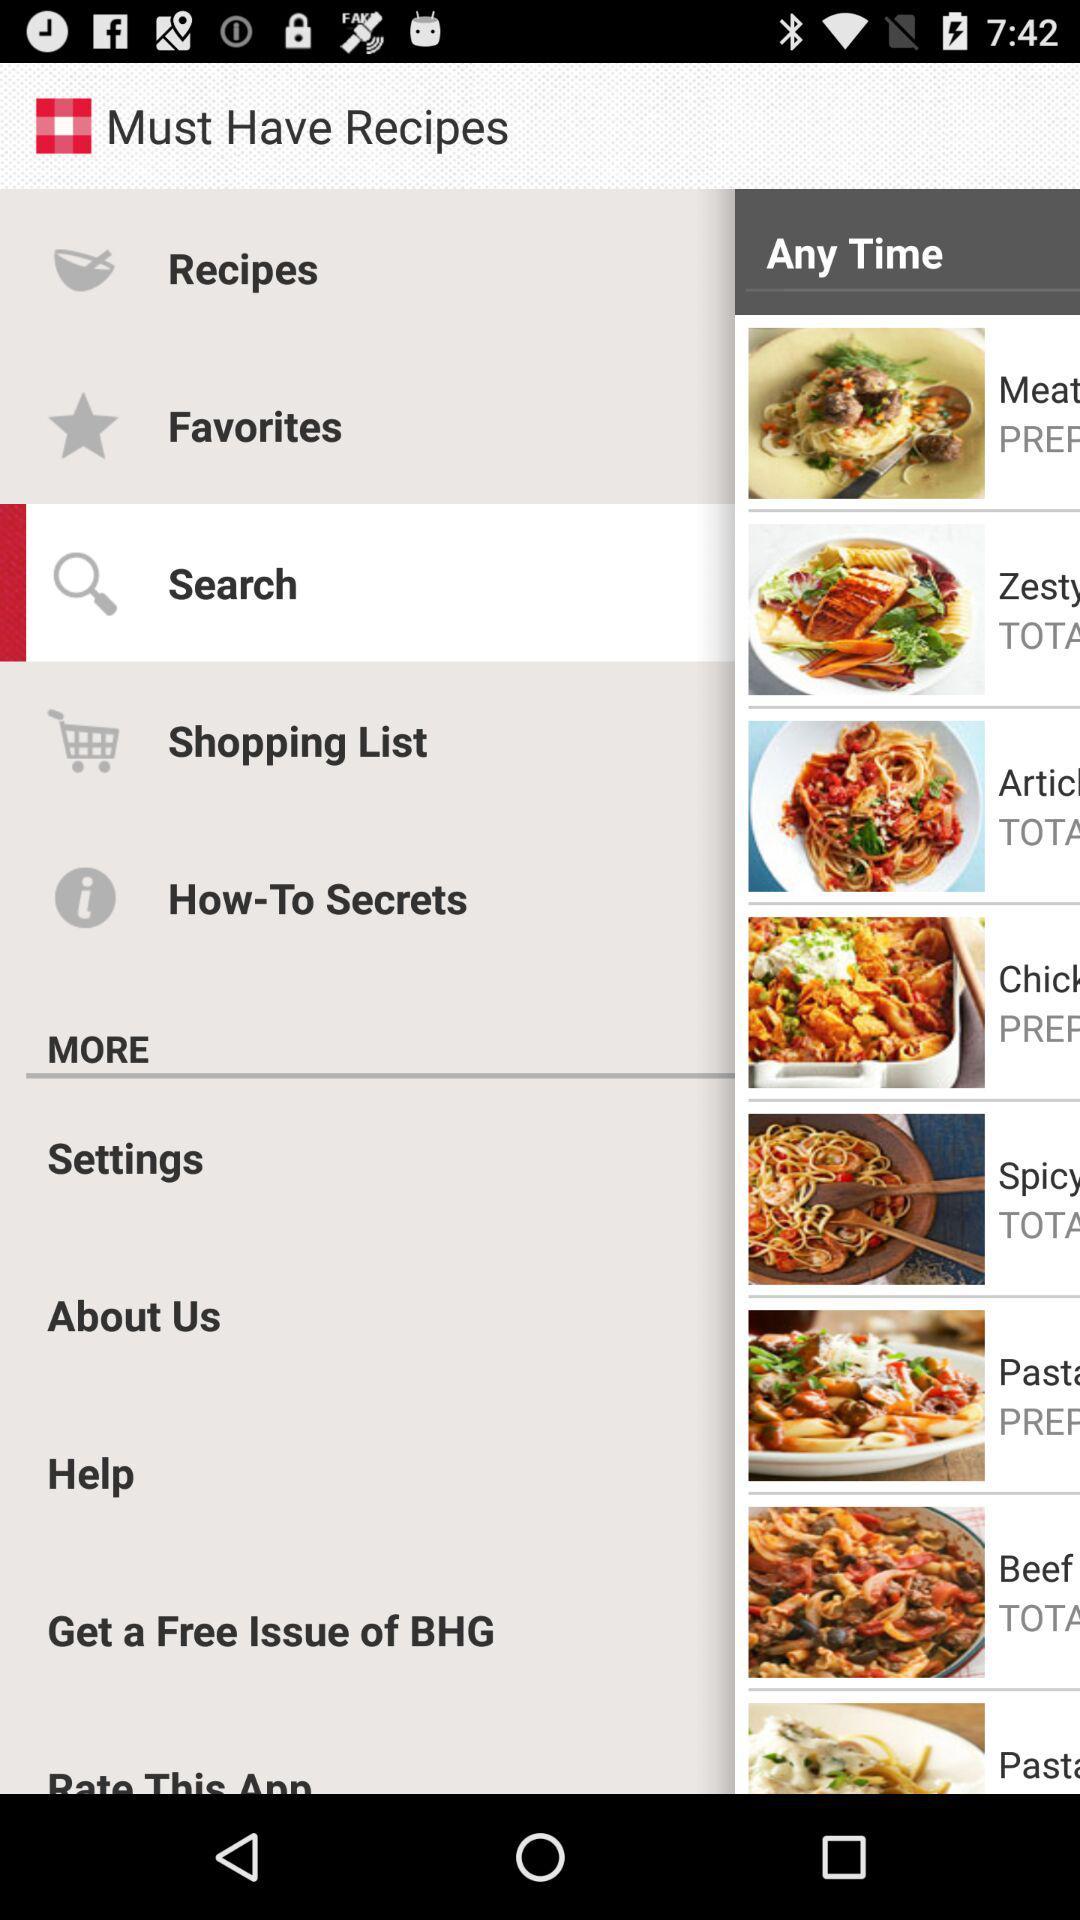 The image size is (1080, 1920). Describe the element at coordinates (1038, 584) in the screenshot. I see `icon above the total: 25 min icon` at that location.